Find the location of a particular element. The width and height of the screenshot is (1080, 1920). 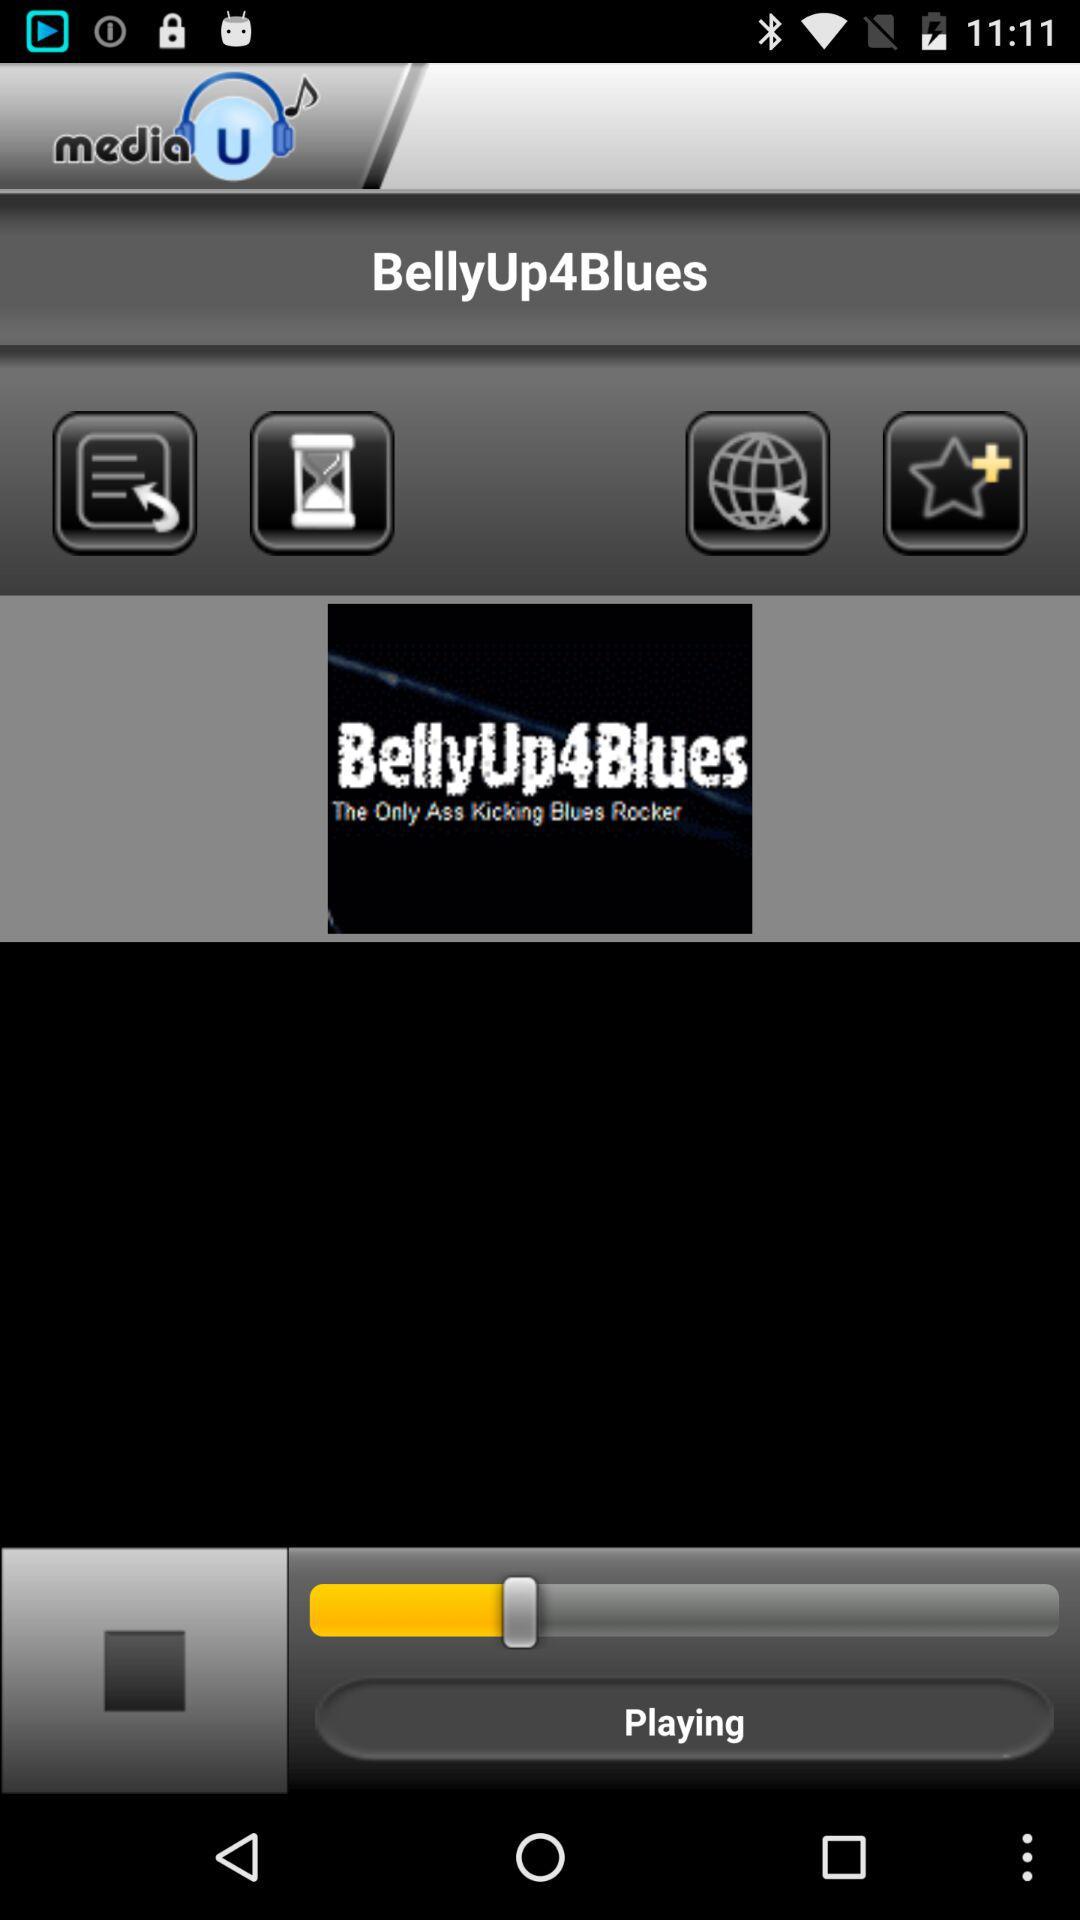

the stop function is located at coordinates (143, 1669).